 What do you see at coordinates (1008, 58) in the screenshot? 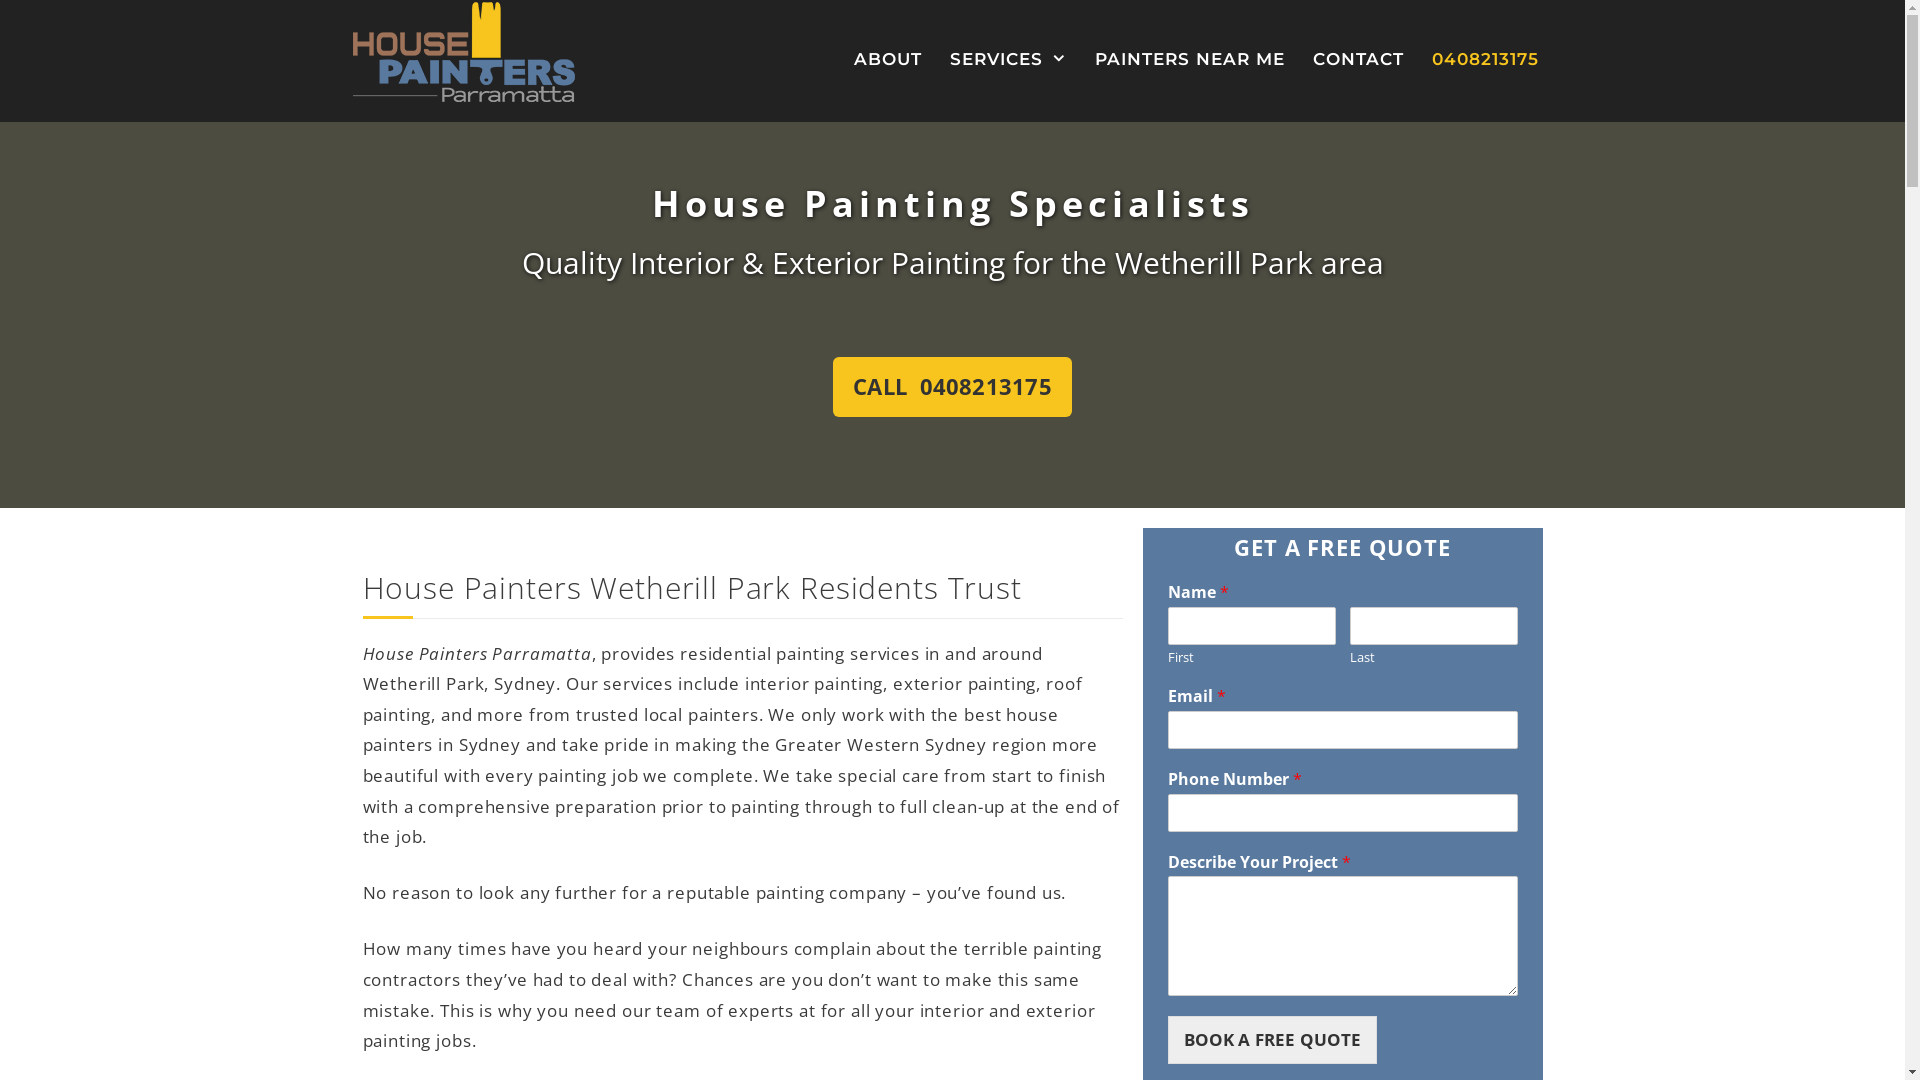
I see `'SERVICES'` at bounding box center [1008, 58].